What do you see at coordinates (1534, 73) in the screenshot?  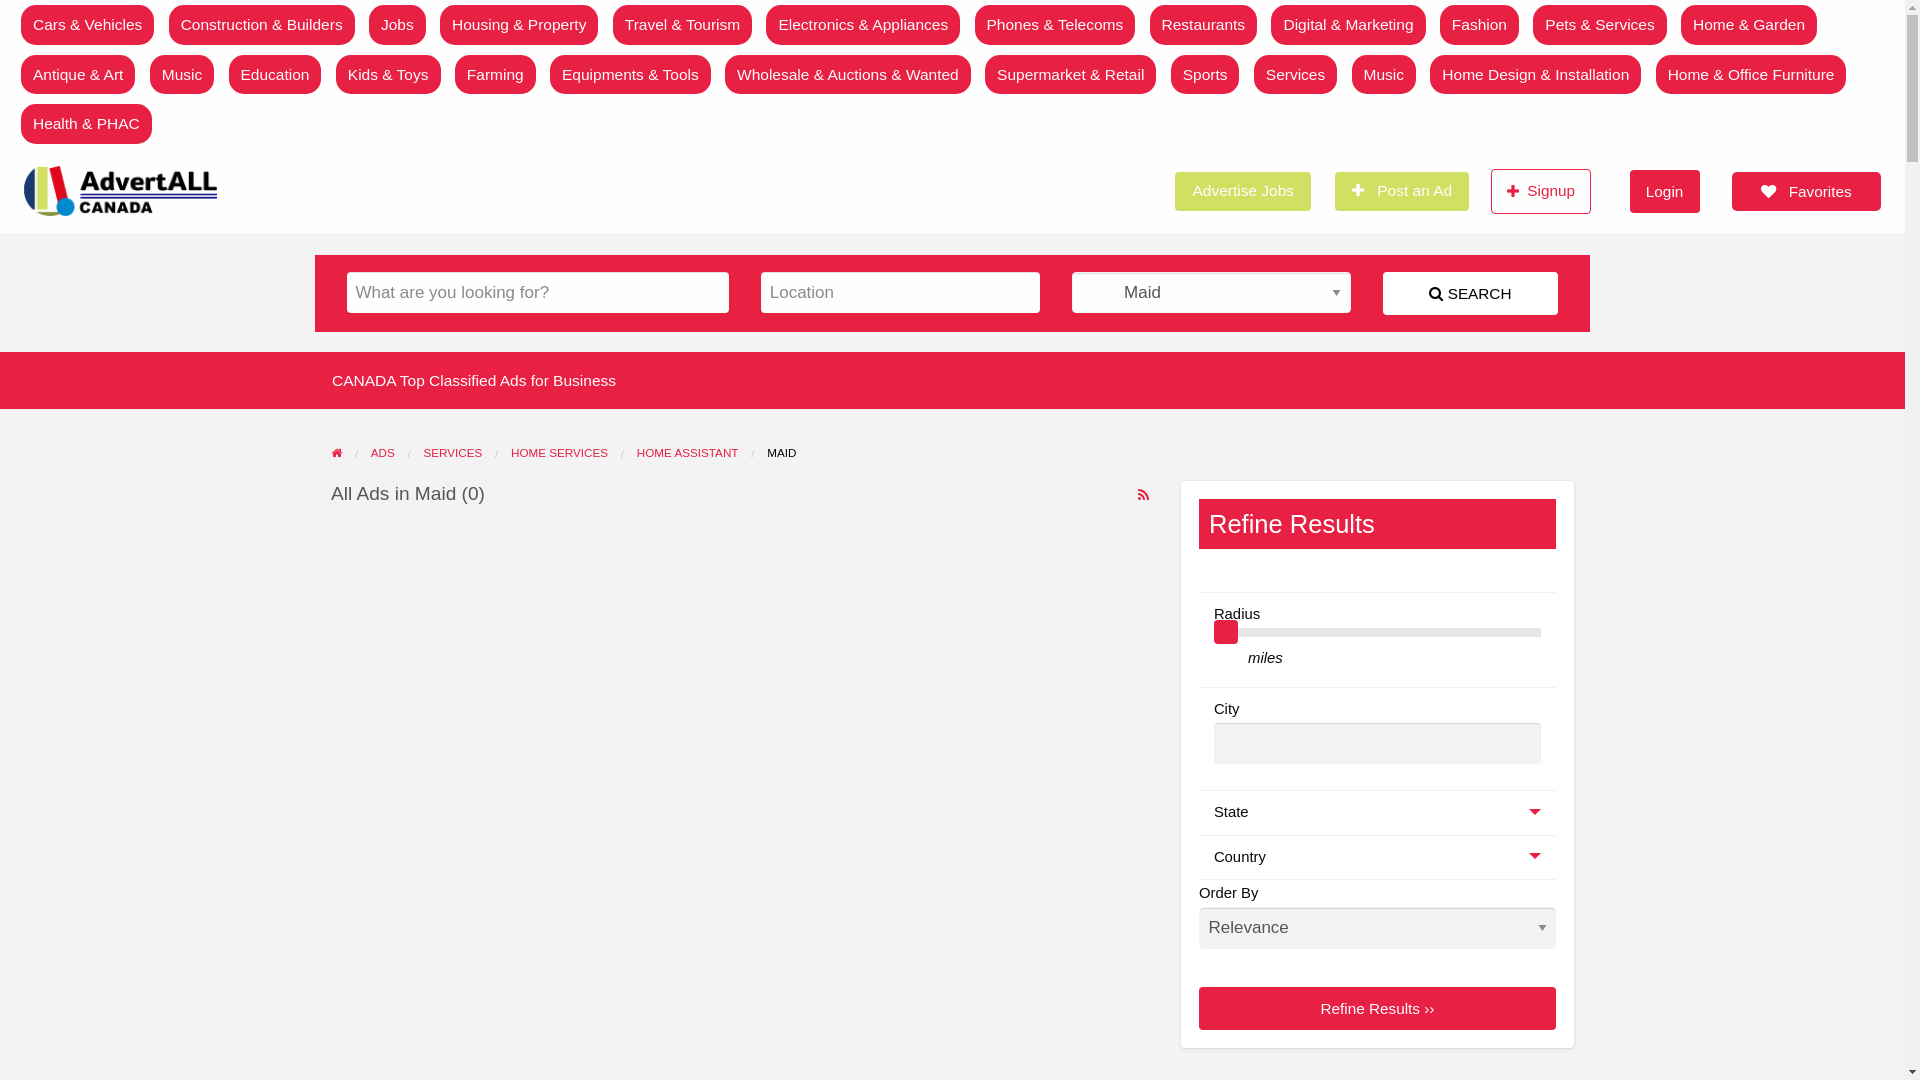 I see `'Home Design & Installation'` at bounding box center [1534, 73].